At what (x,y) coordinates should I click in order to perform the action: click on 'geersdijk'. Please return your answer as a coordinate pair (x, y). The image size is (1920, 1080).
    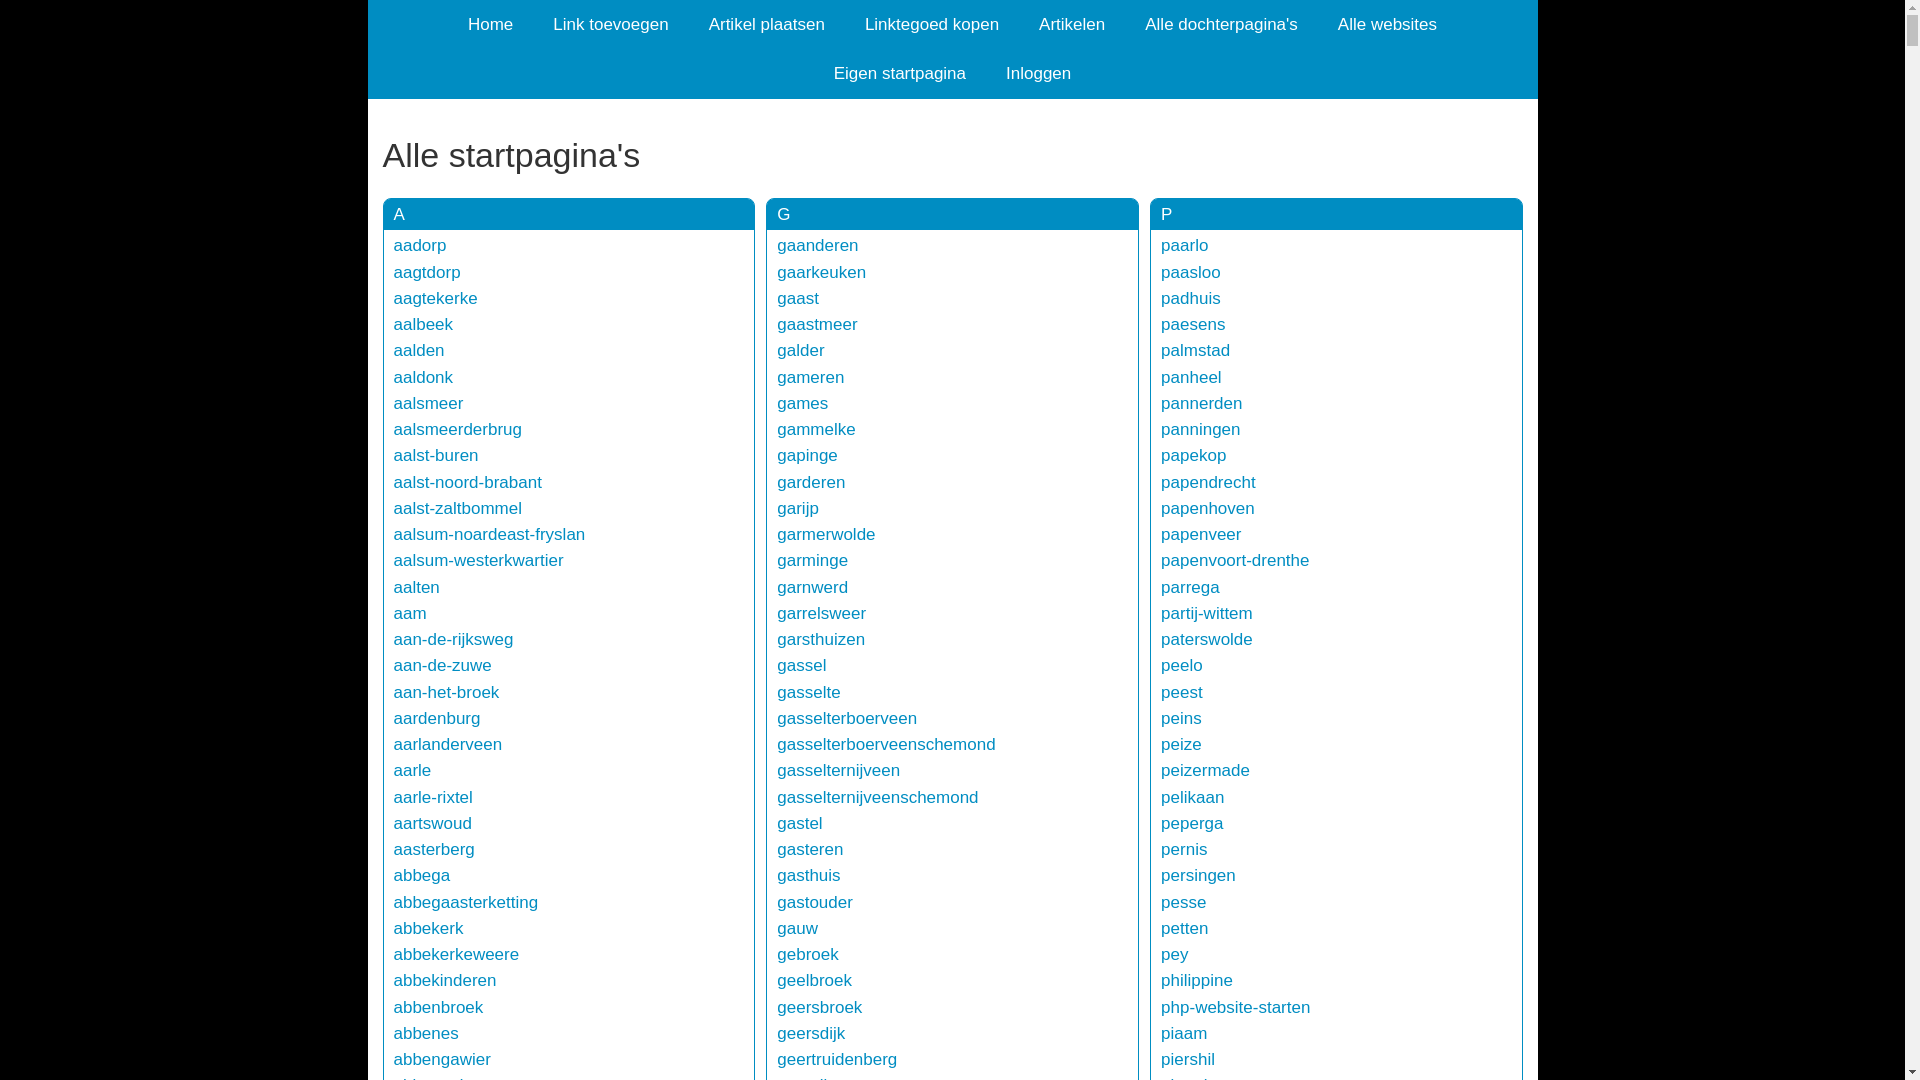
    Looking at the image, I should click on (811, 1033).